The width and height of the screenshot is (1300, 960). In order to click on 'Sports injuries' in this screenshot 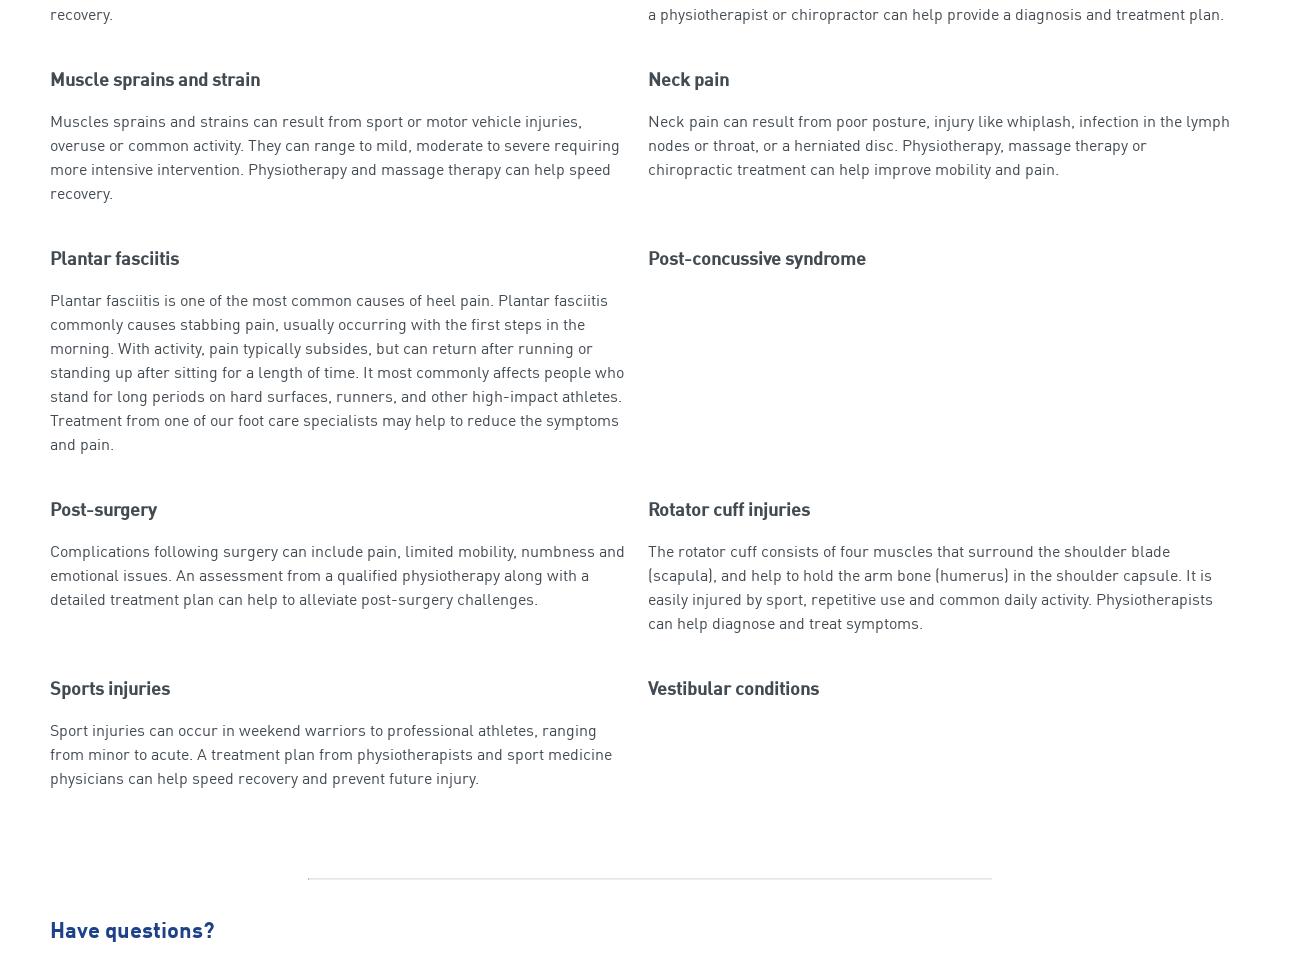, I will do `click(108, 688)`.